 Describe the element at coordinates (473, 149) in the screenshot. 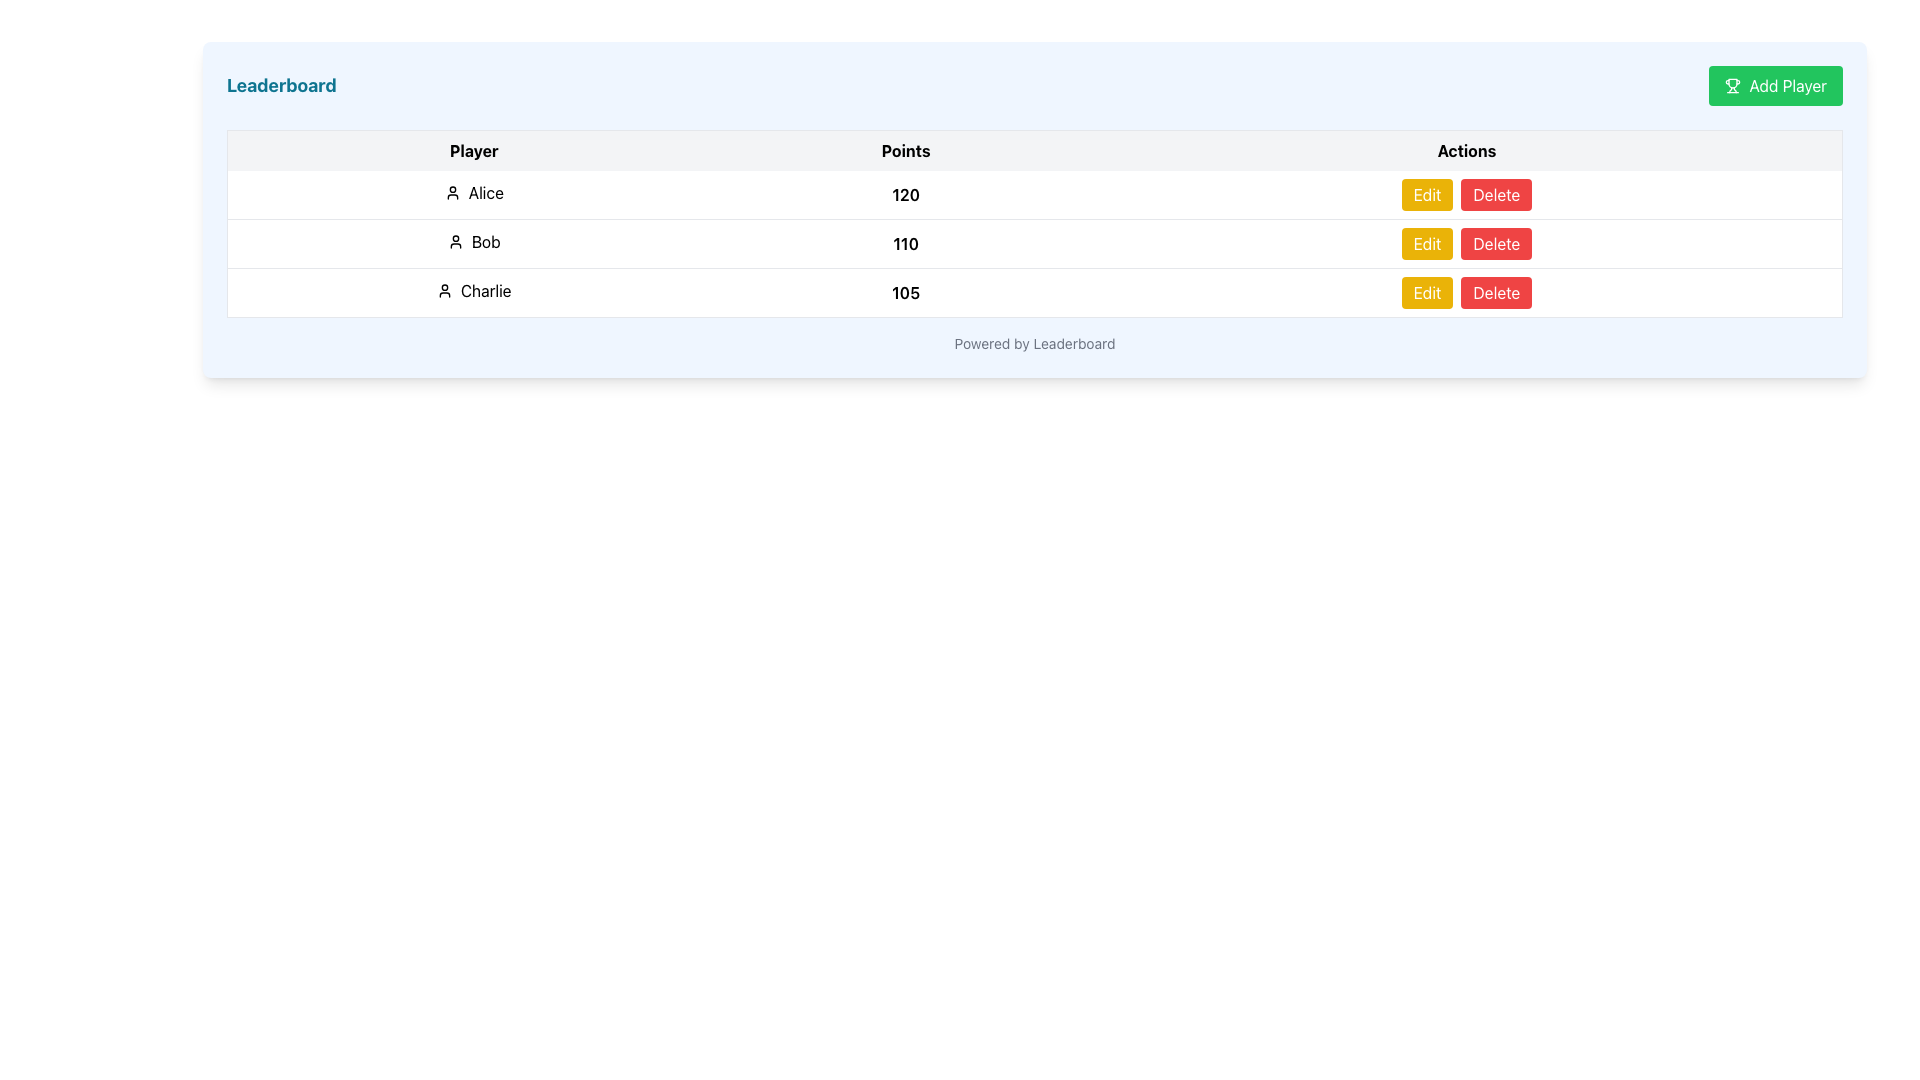

I see `the 'Player' text label, which is the first column header in a table indicating players' names` at that location.